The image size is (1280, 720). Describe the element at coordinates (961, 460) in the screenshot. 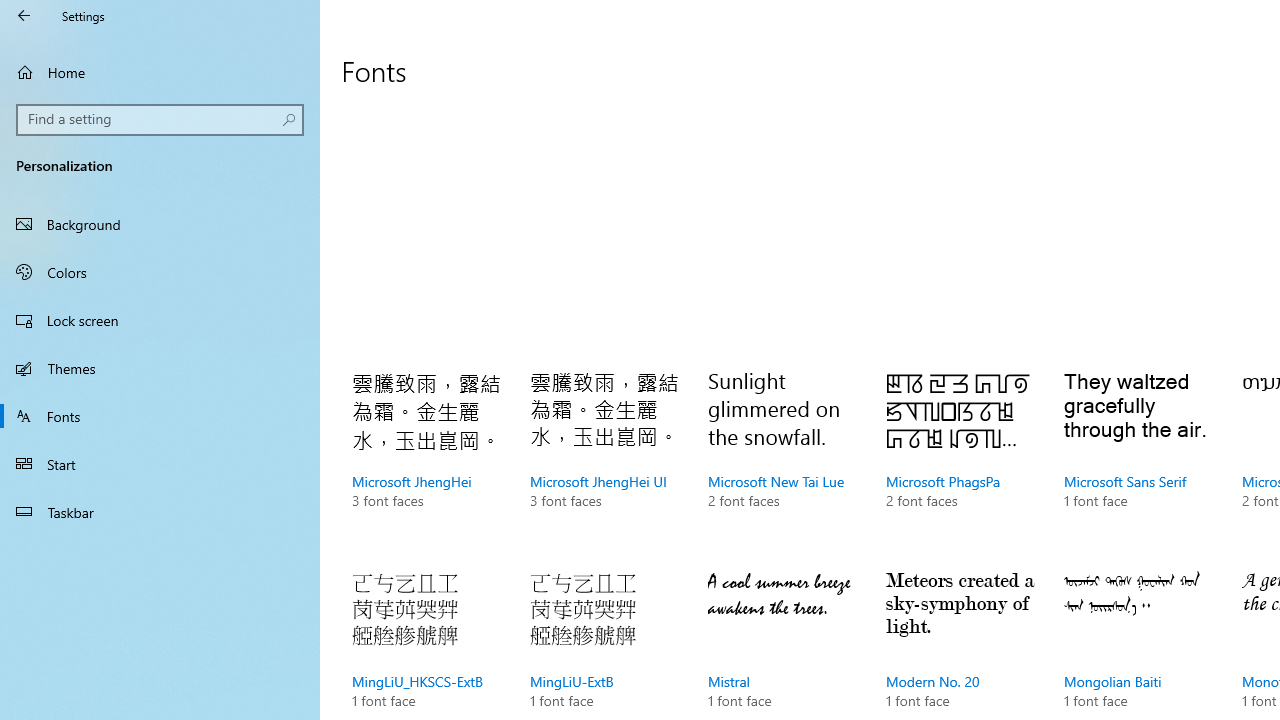

I see `'Microsoft PhagsPa, 2 font faces'` at that location.